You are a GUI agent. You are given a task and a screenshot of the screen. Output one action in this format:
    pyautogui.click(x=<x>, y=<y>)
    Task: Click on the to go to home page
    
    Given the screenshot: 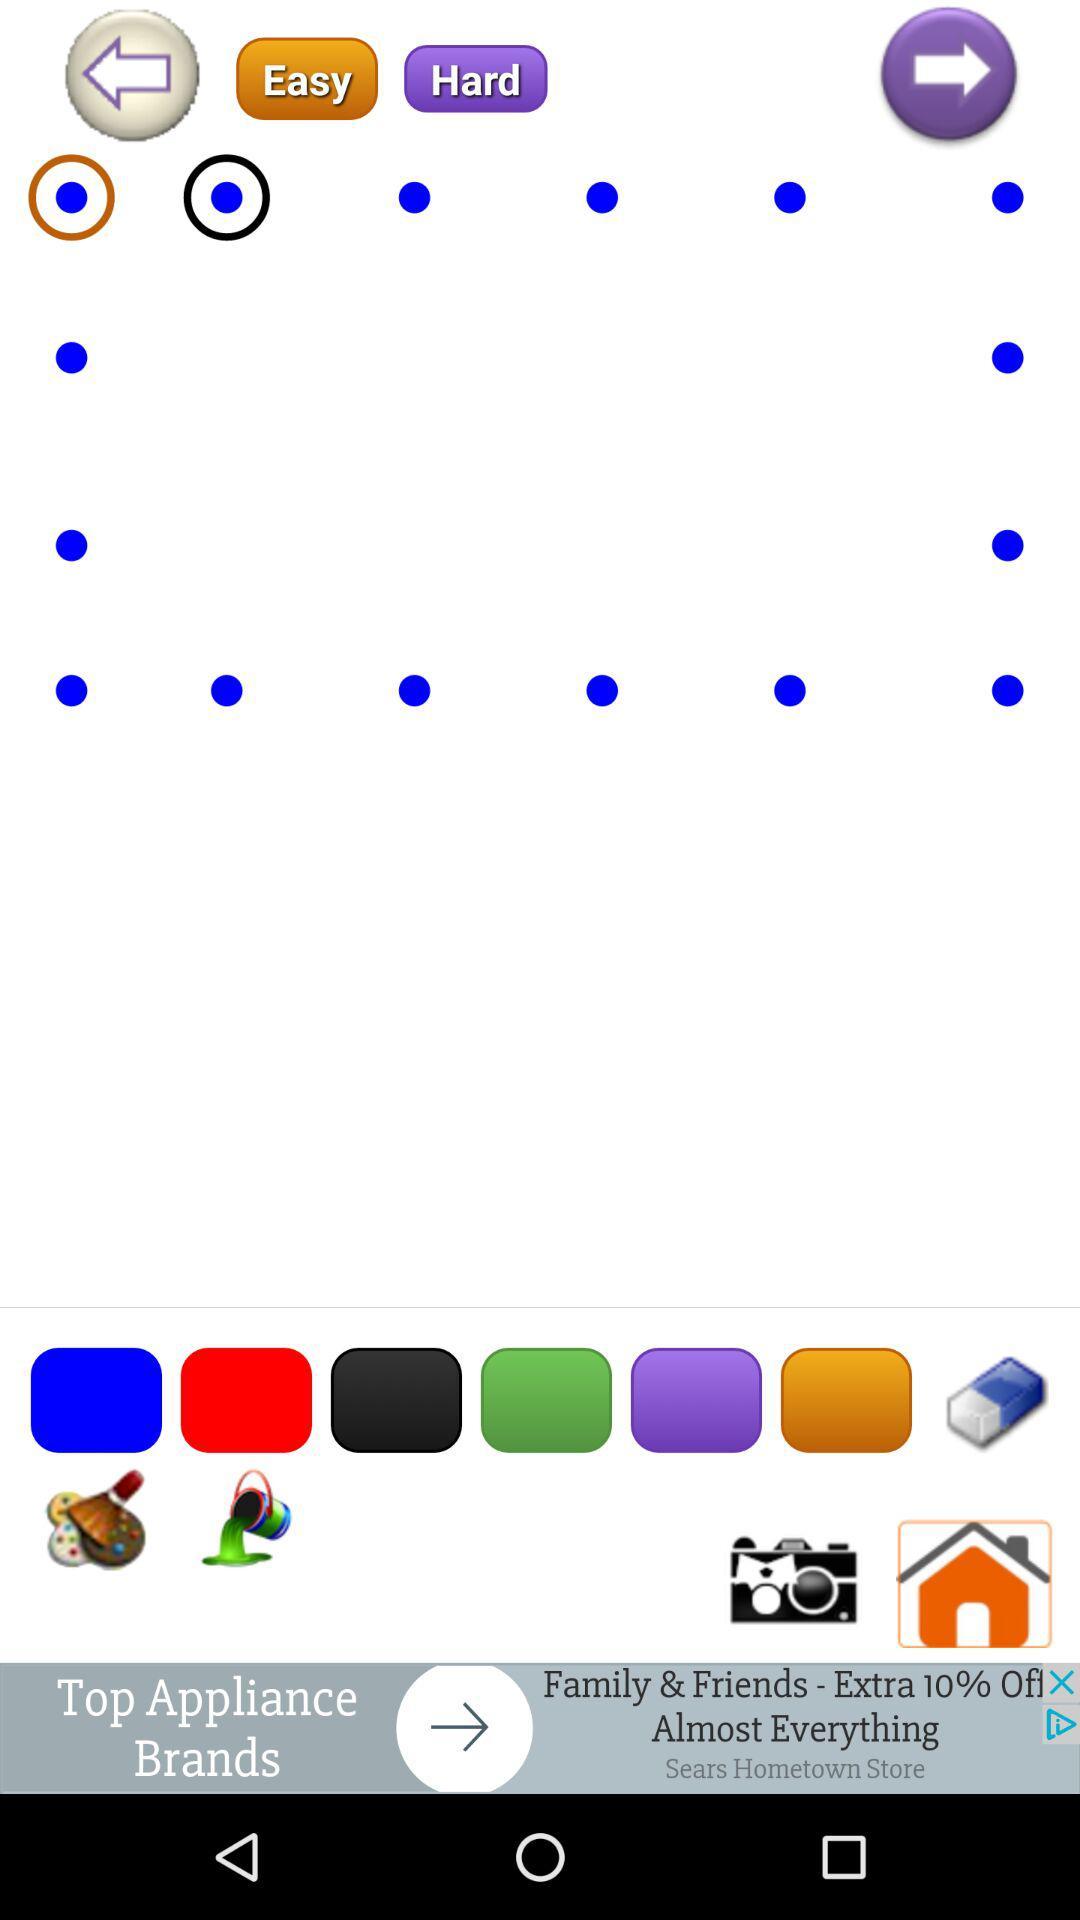 What is the action you would take?
    pyautogui.click(x=974, y=1583)
    